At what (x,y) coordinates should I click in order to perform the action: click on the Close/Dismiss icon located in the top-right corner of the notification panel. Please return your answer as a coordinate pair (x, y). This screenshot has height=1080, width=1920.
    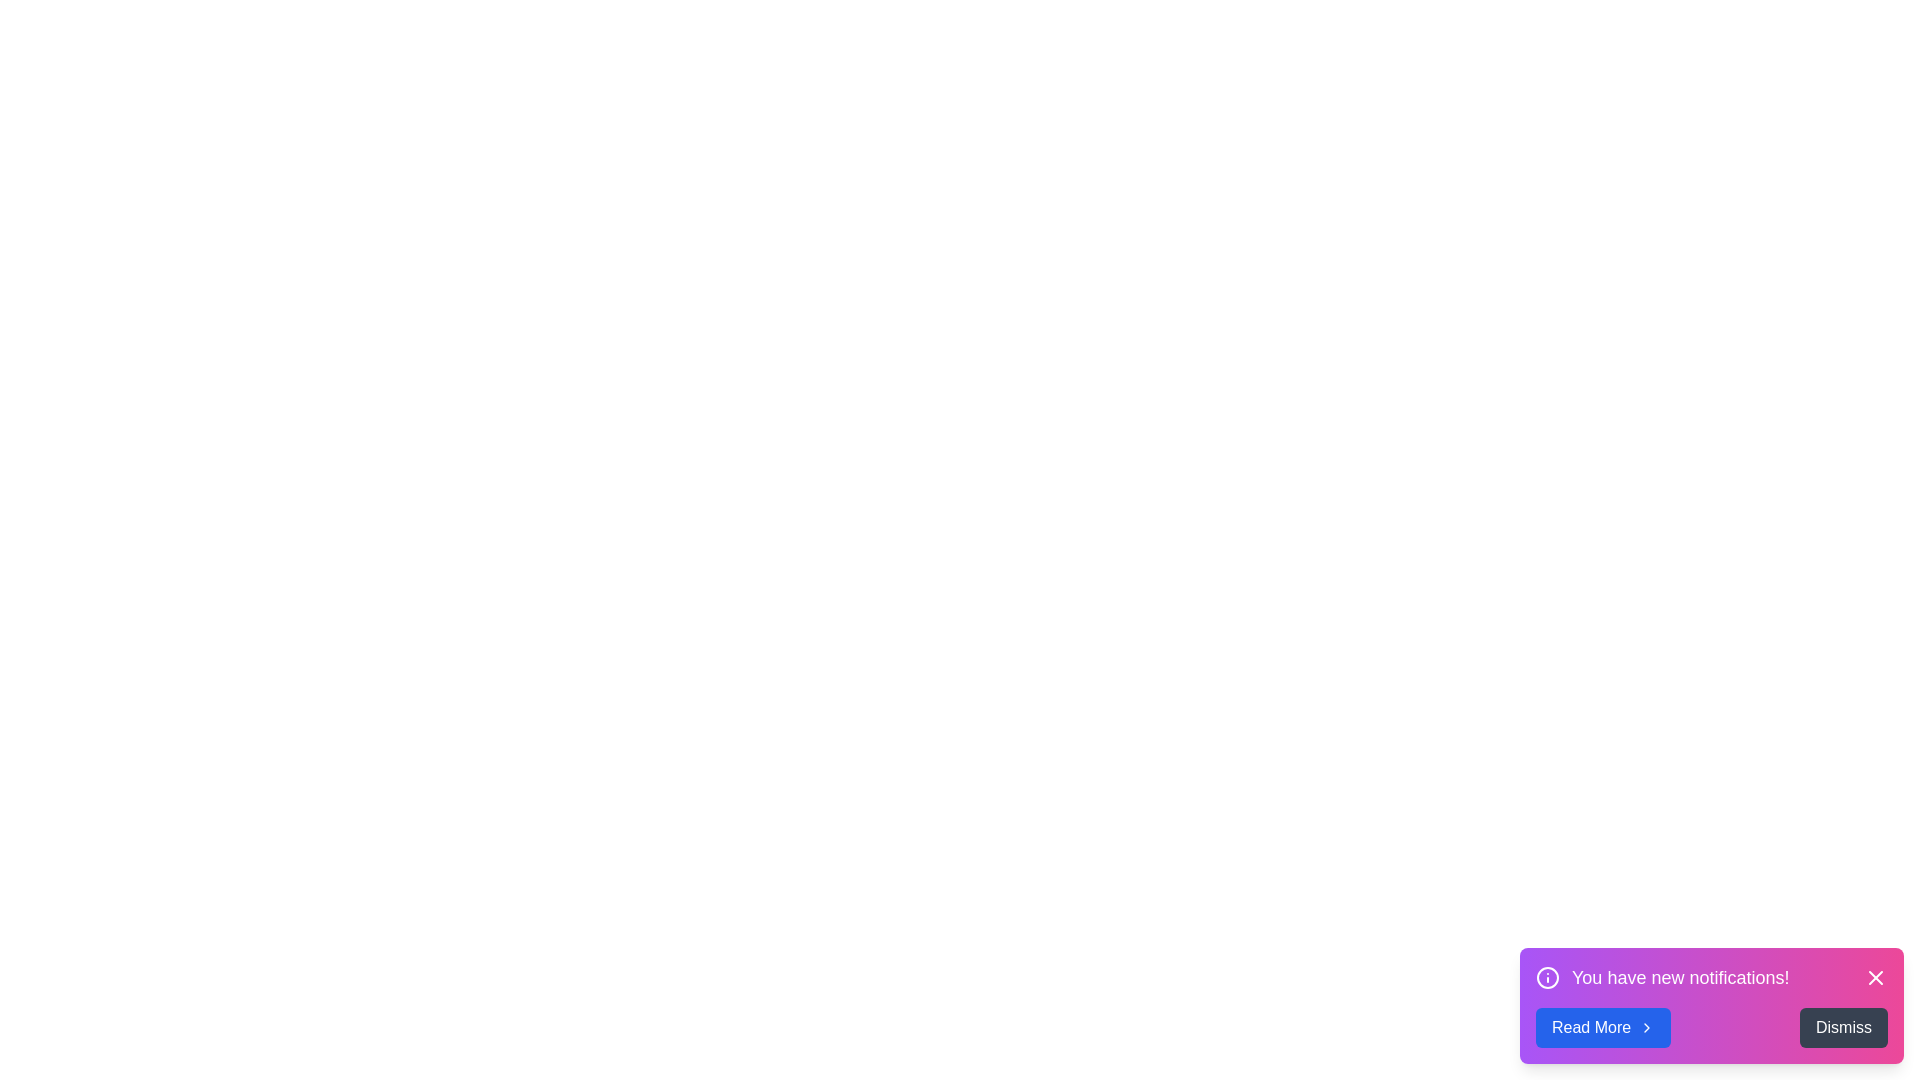
    Looking at the image, I should click on (1875, 977).